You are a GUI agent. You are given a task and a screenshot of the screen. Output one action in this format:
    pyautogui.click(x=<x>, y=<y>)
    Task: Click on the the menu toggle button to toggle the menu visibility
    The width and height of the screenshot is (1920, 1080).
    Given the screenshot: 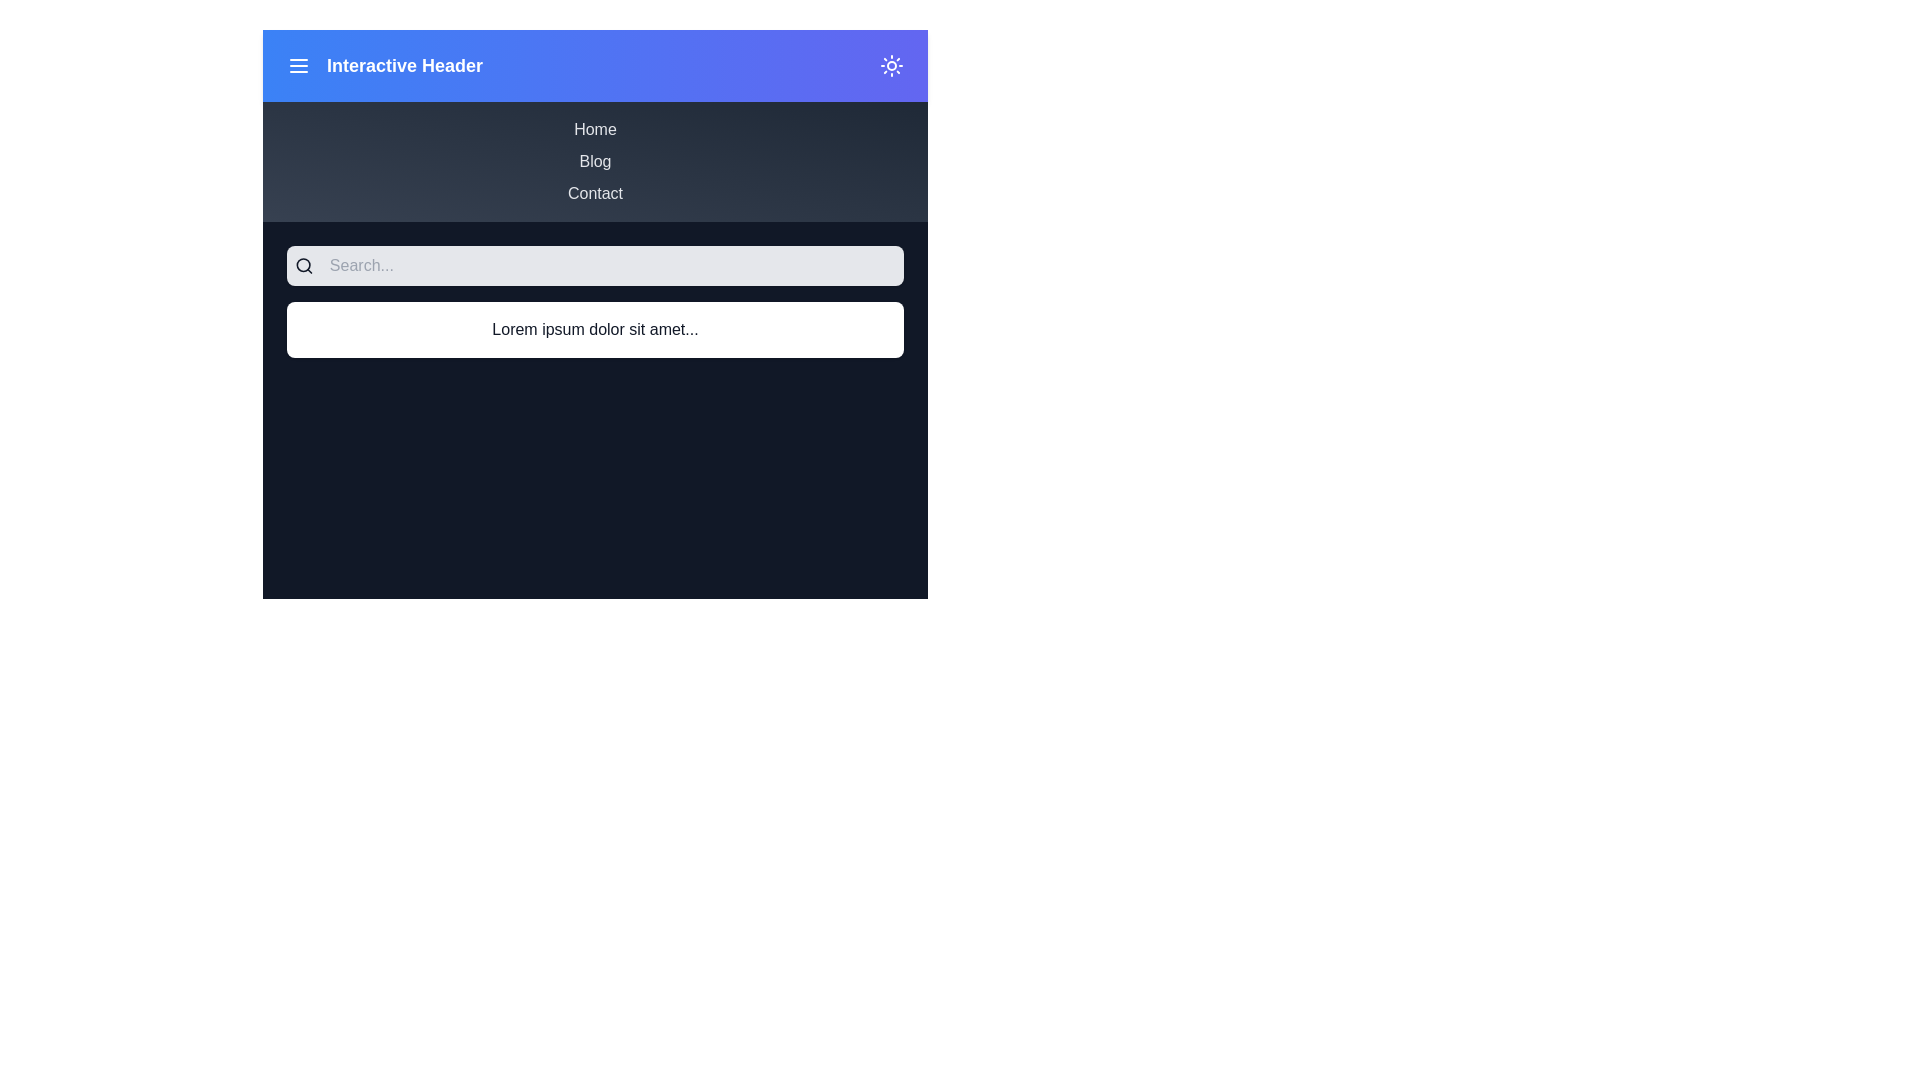 What is the action you would take?
    pyautogui.click(x=297, y=64)
    